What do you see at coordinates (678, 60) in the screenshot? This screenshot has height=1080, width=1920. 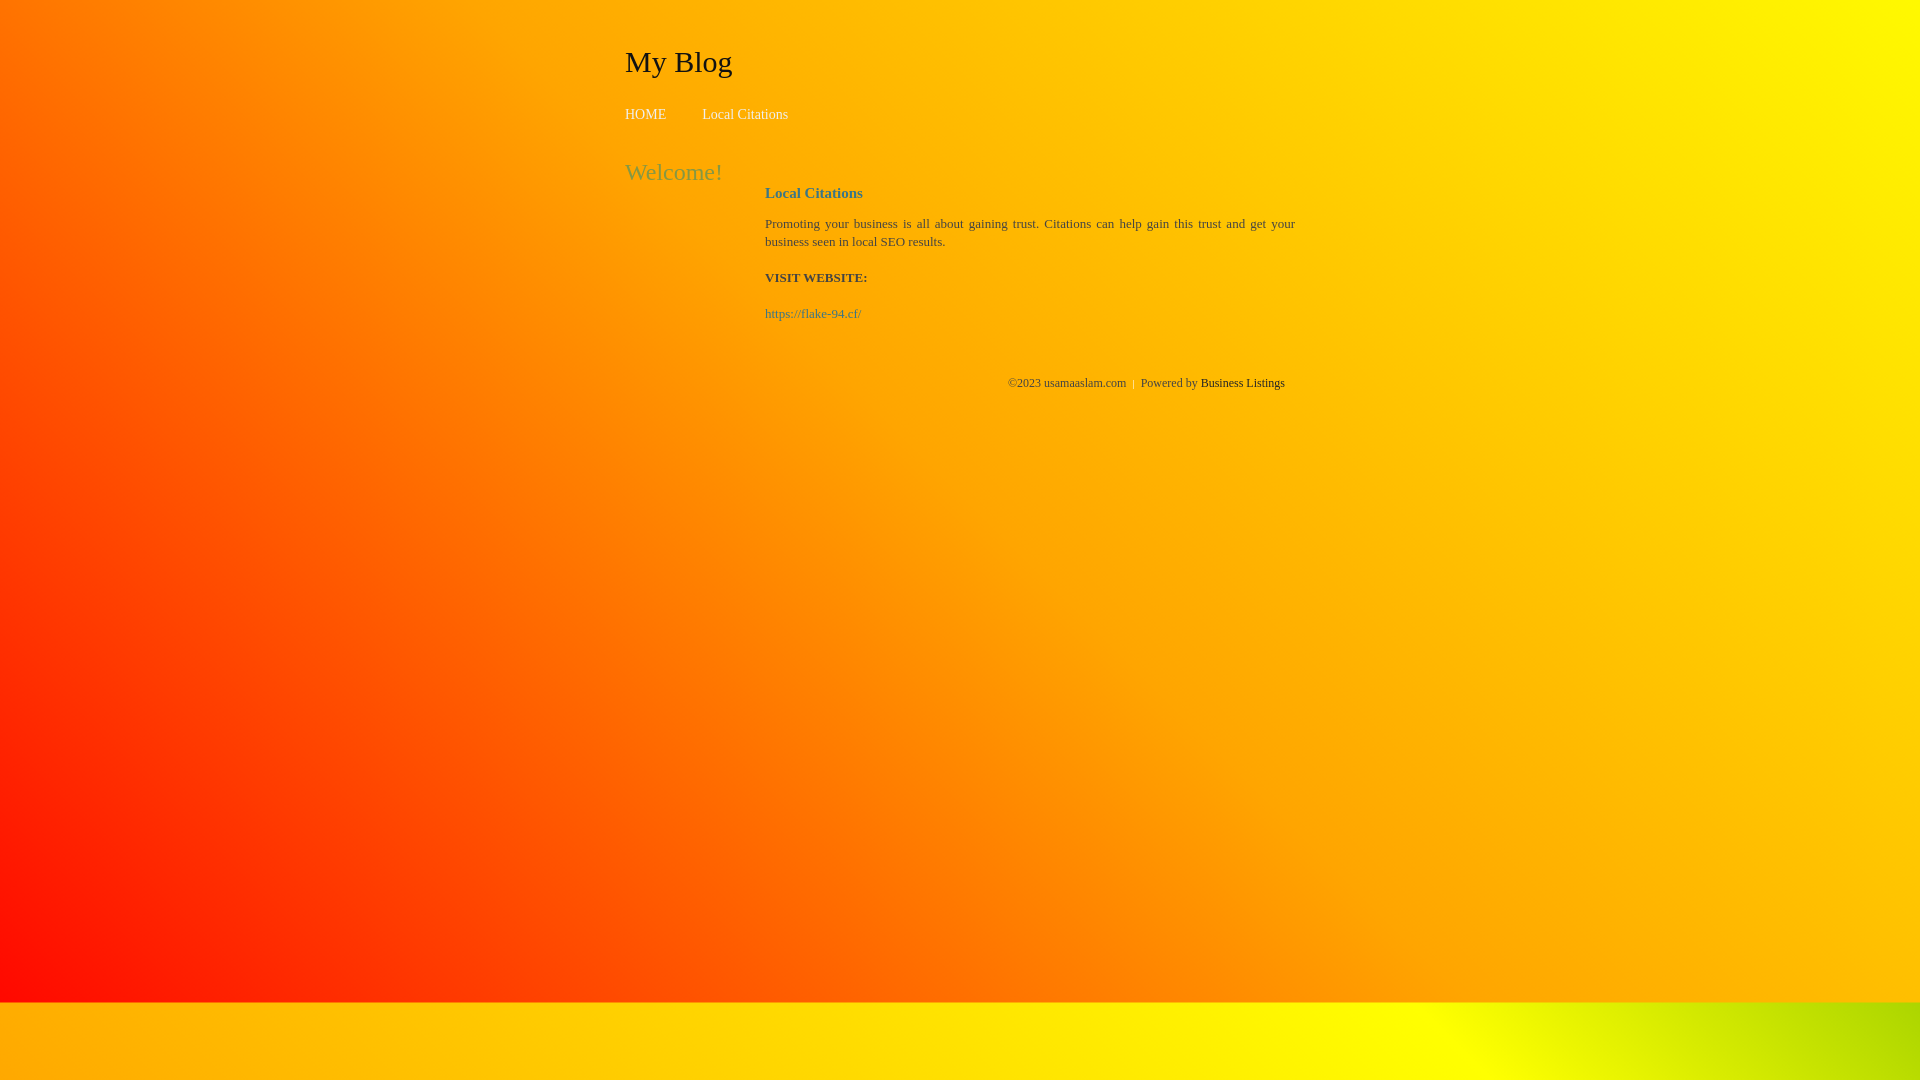 I see `'My Blog'` at bounding box center [678, 60].